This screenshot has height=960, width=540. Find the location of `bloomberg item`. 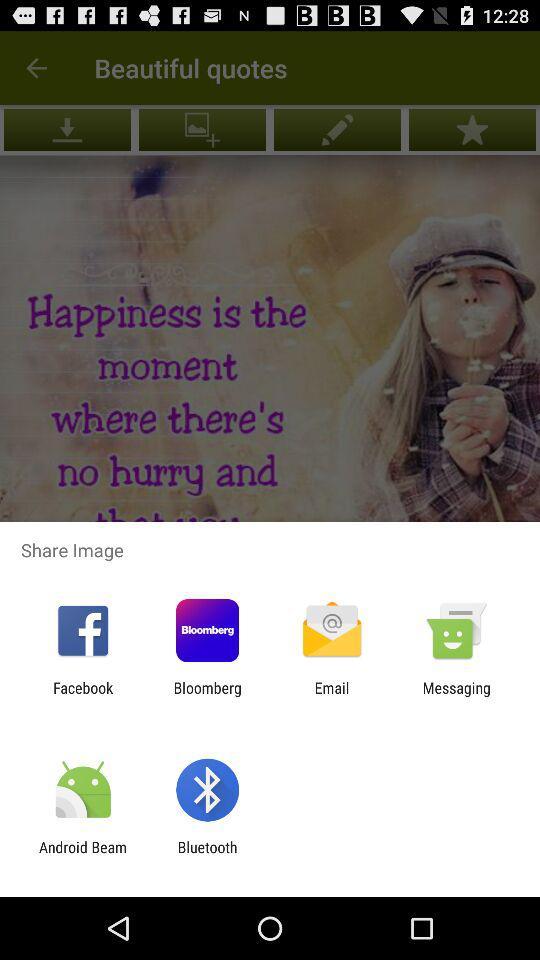

bloomberg item is located at coordinates (206, 696).